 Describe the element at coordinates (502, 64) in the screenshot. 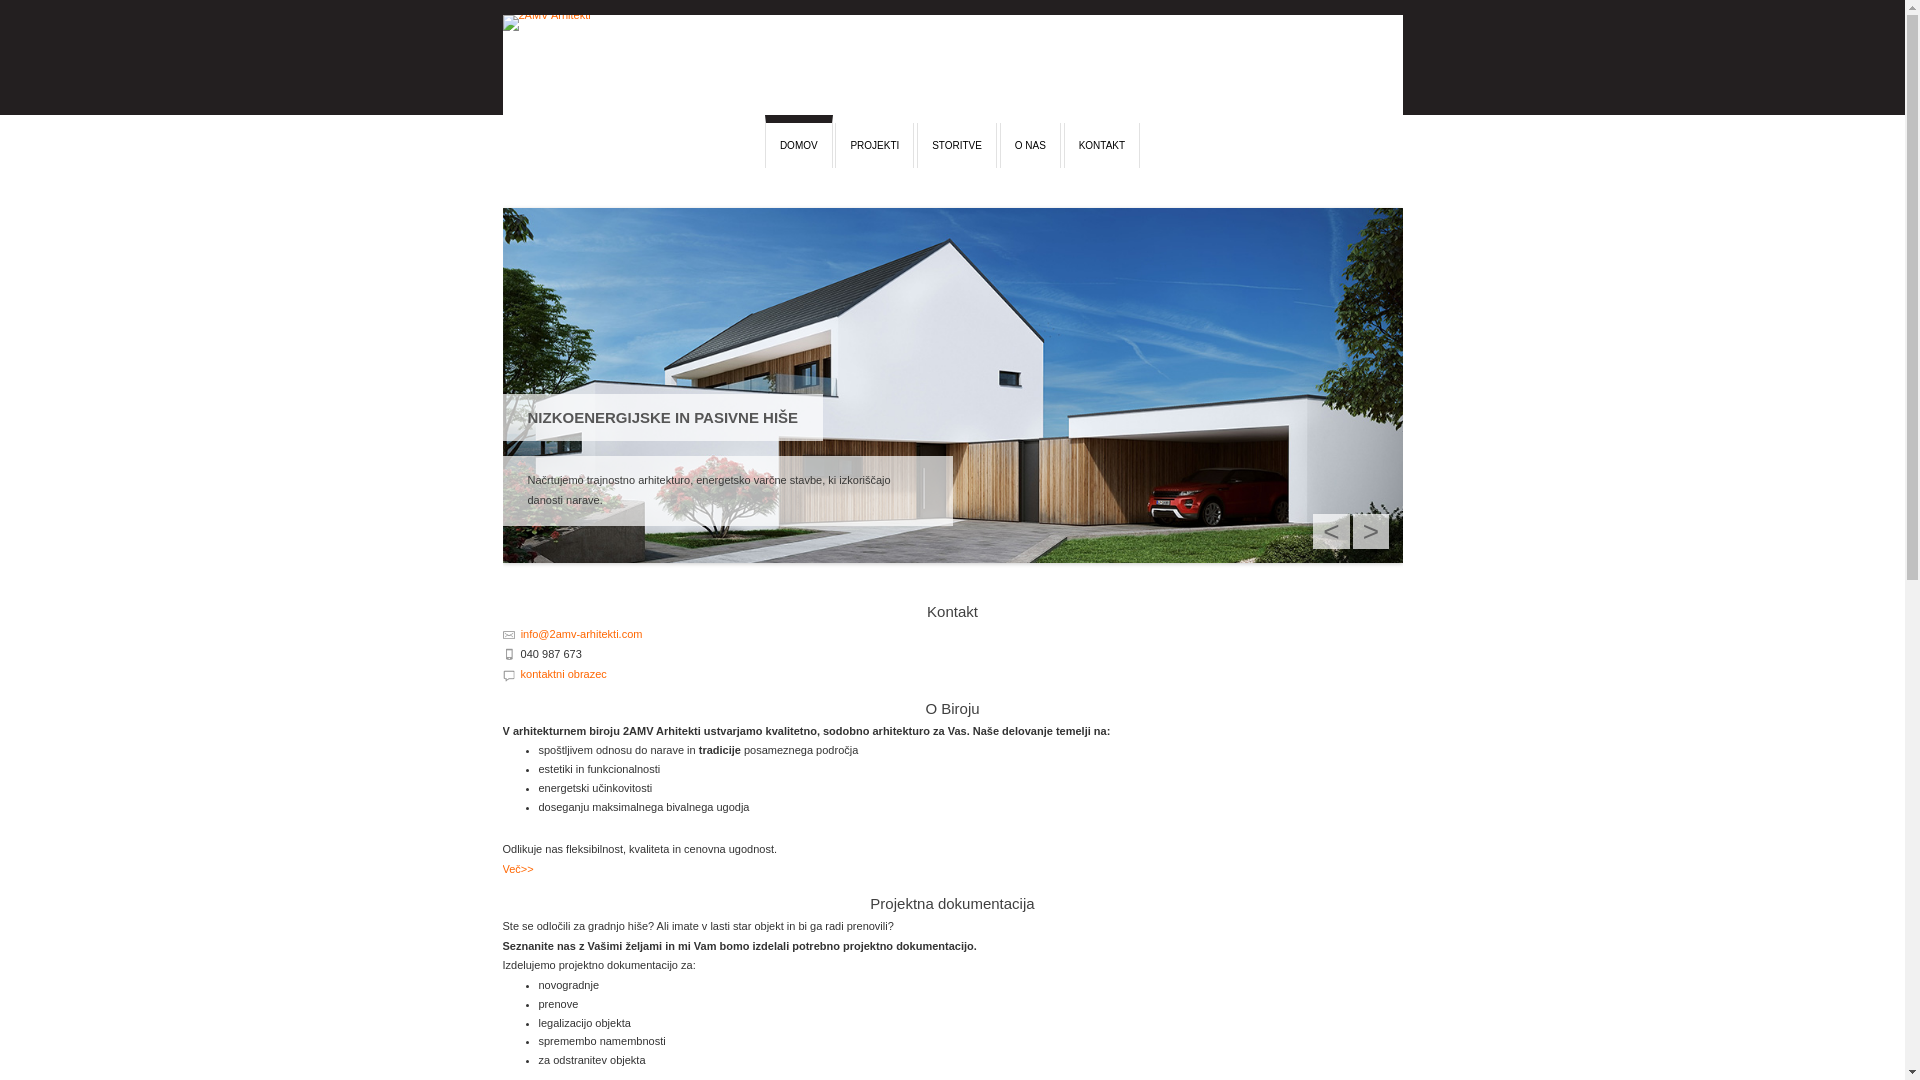

I see `'2AMV Arhitekti'` at that location.